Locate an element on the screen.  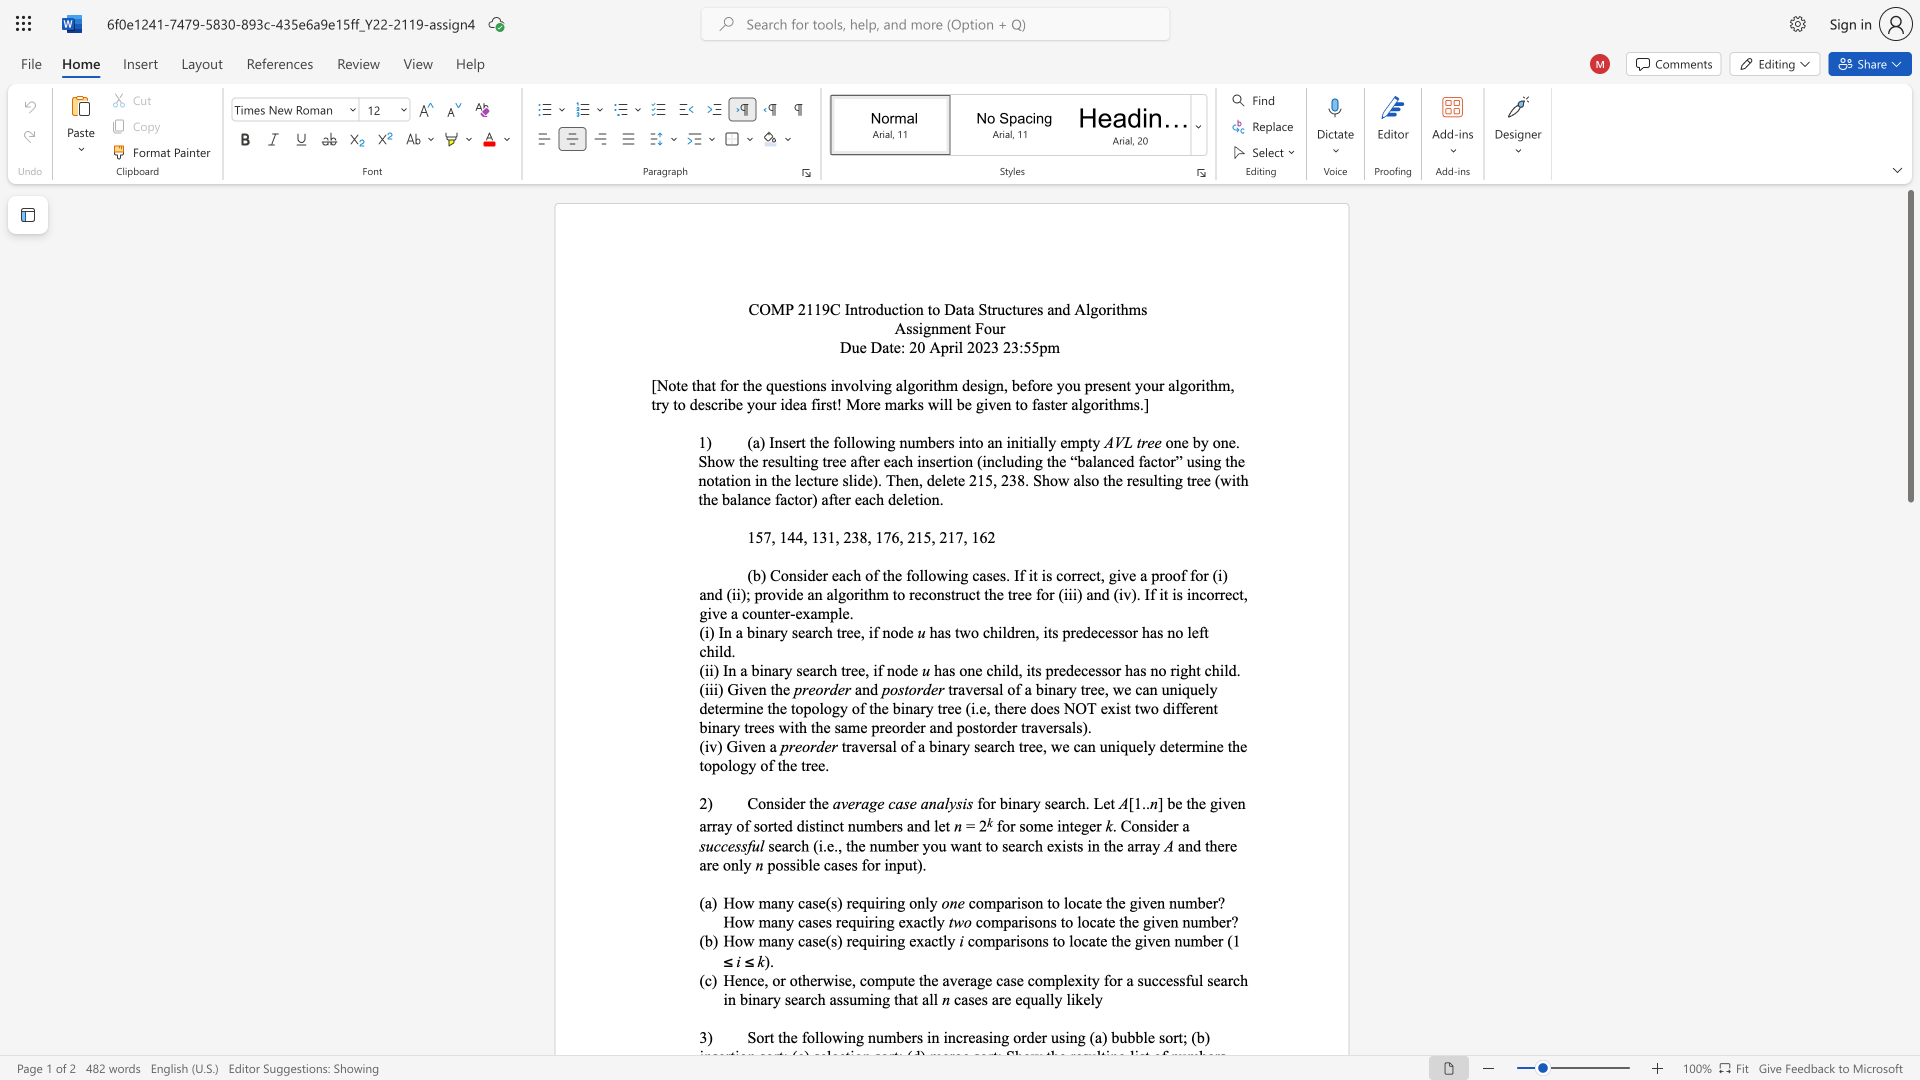
the 1th character "r" in the text is located at coordinates (865, 309).